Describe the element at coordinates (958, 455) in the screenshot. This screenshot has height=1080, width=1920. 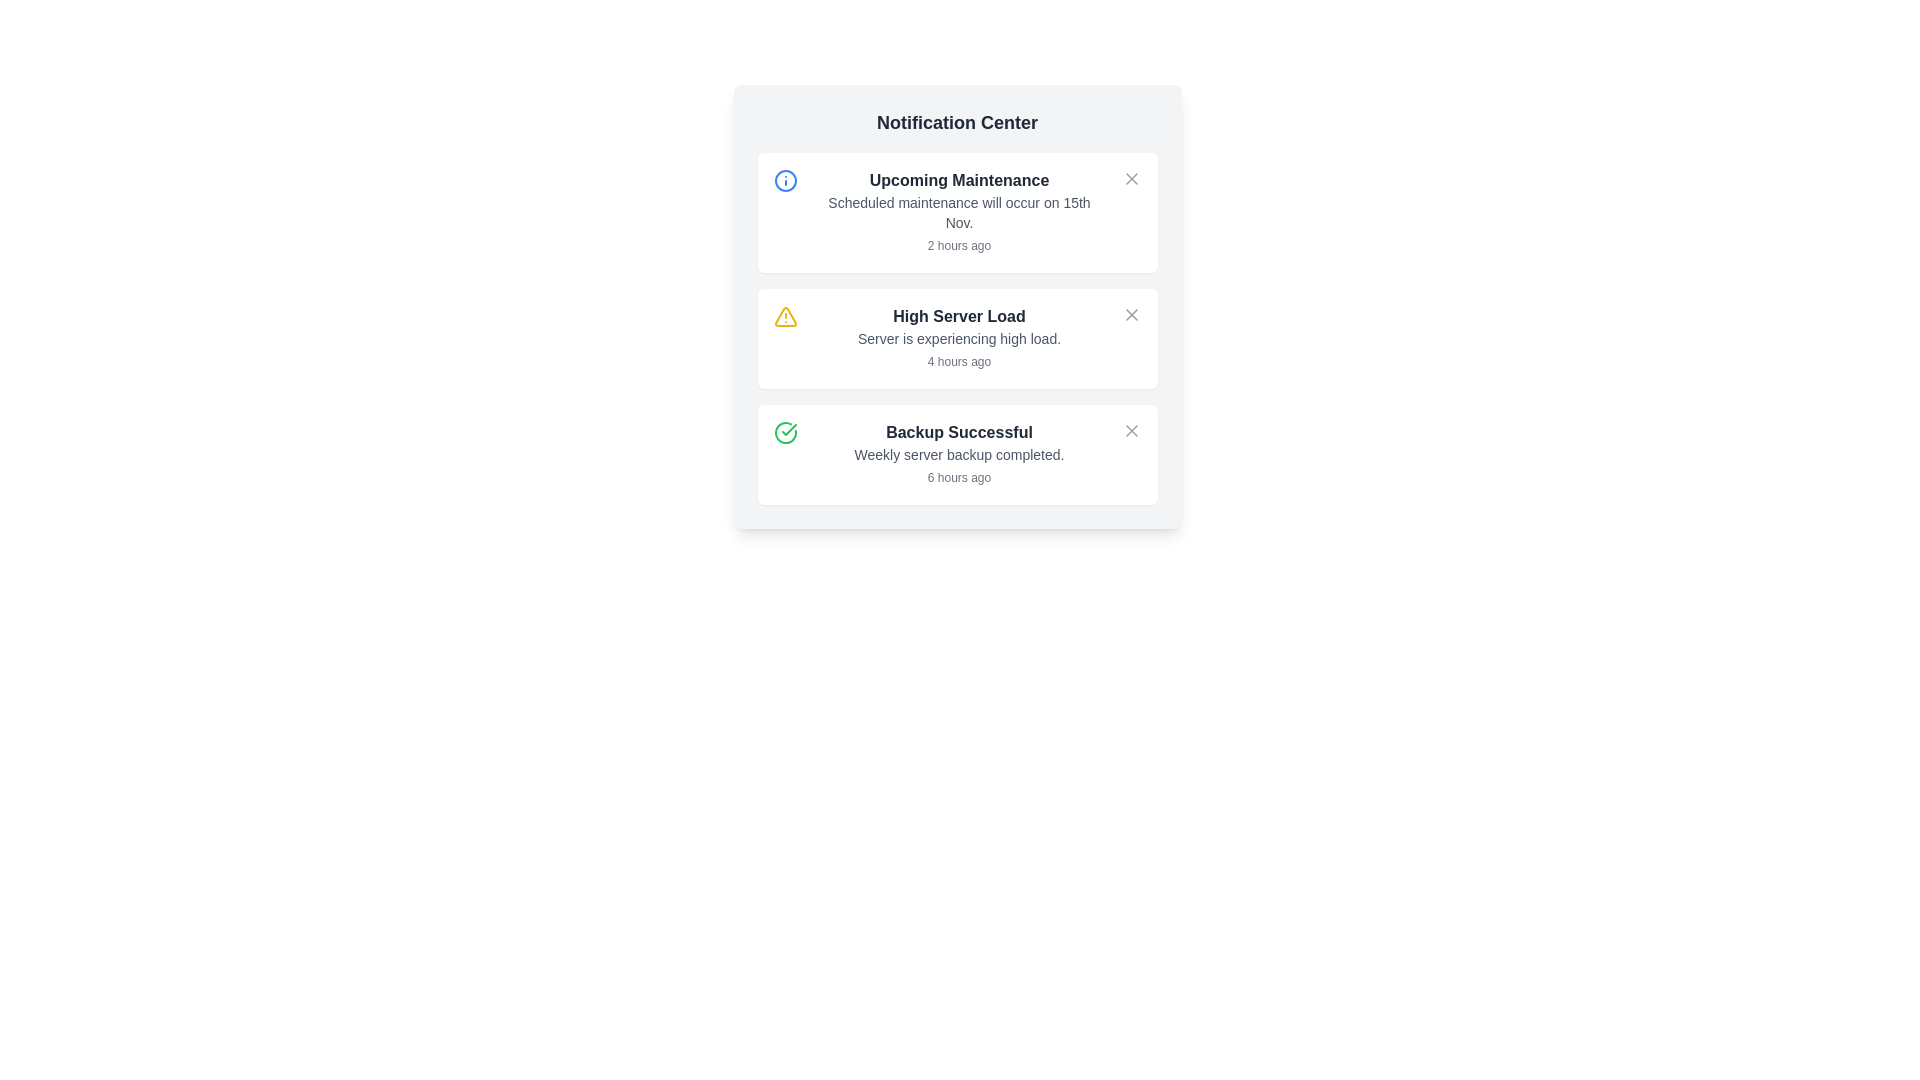
I see `the successful server backup notification text block located in the notification card at the bottom of the 'Notification Center' widget, which is the third notification in the list` at that location.